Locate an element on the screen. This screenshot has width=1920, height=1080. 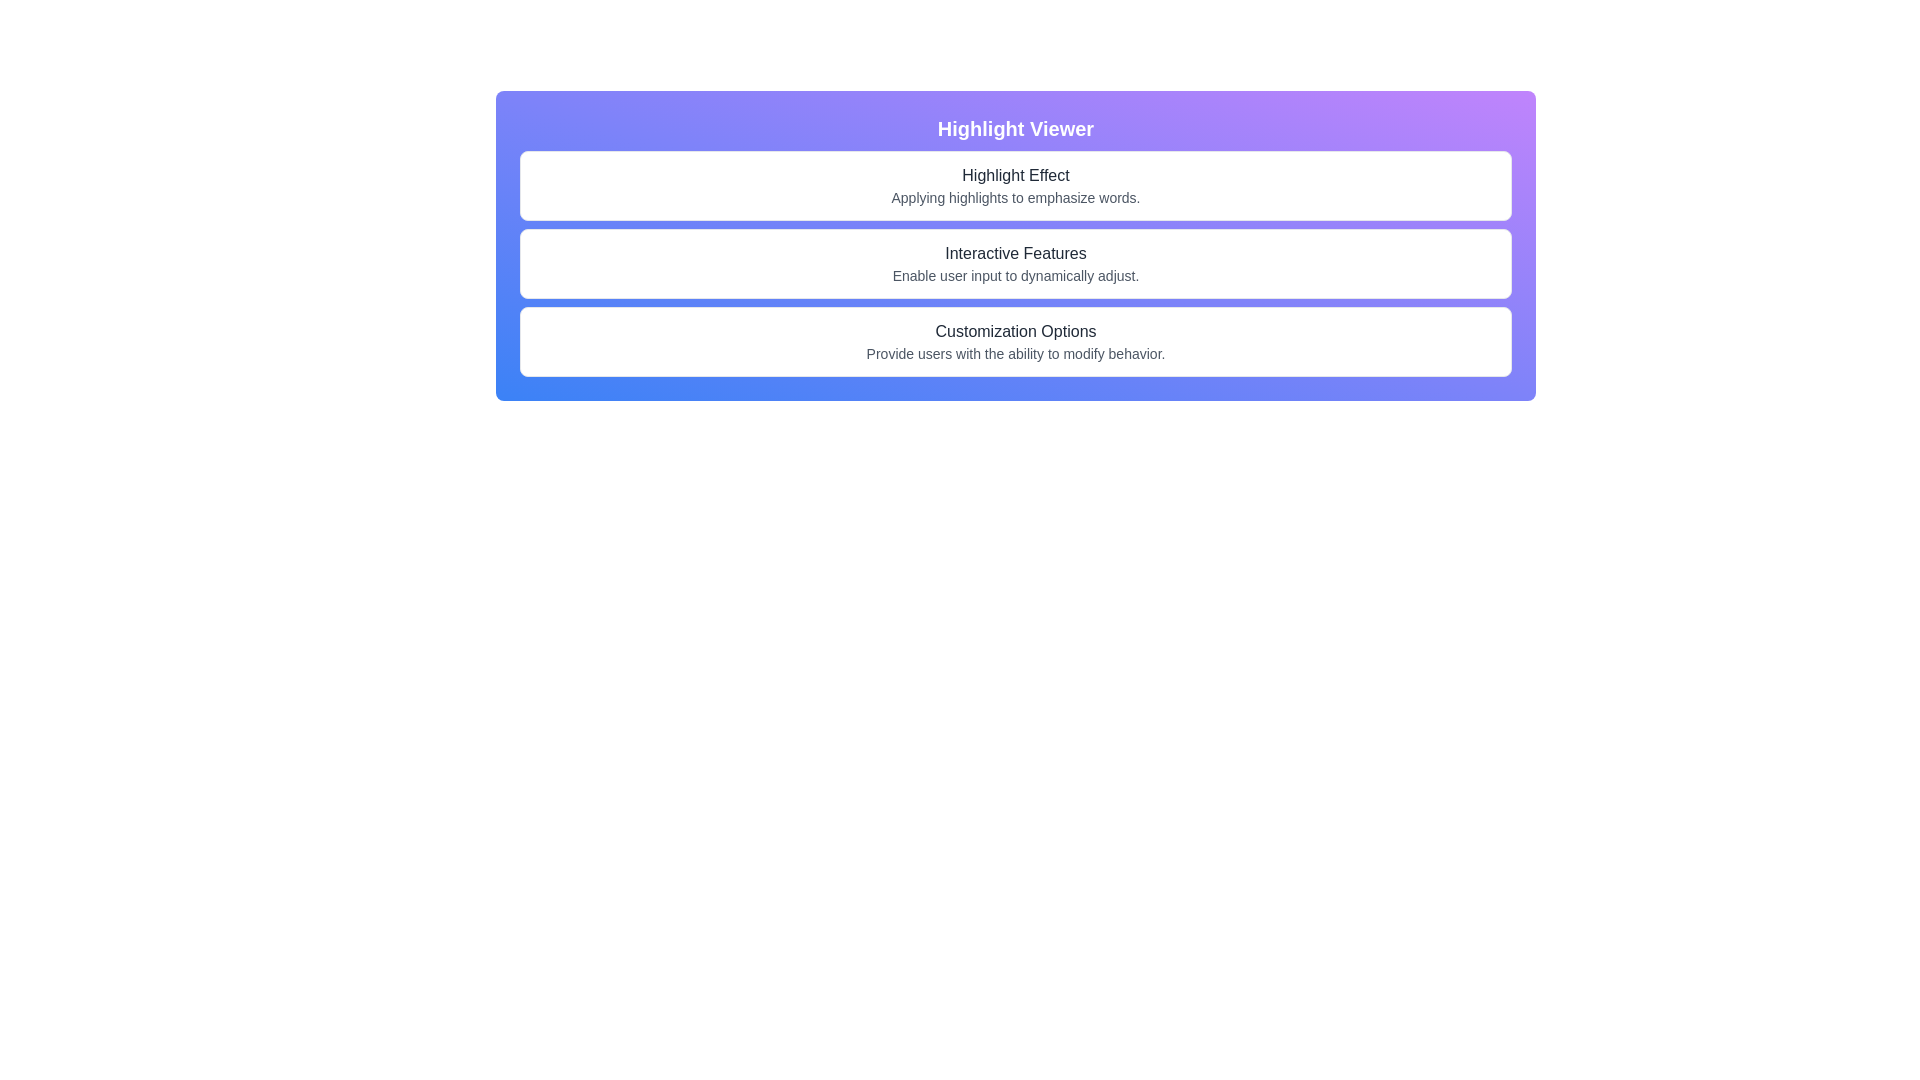
the first character of the text 'Customization Options' is located at coordinates (940, 330).